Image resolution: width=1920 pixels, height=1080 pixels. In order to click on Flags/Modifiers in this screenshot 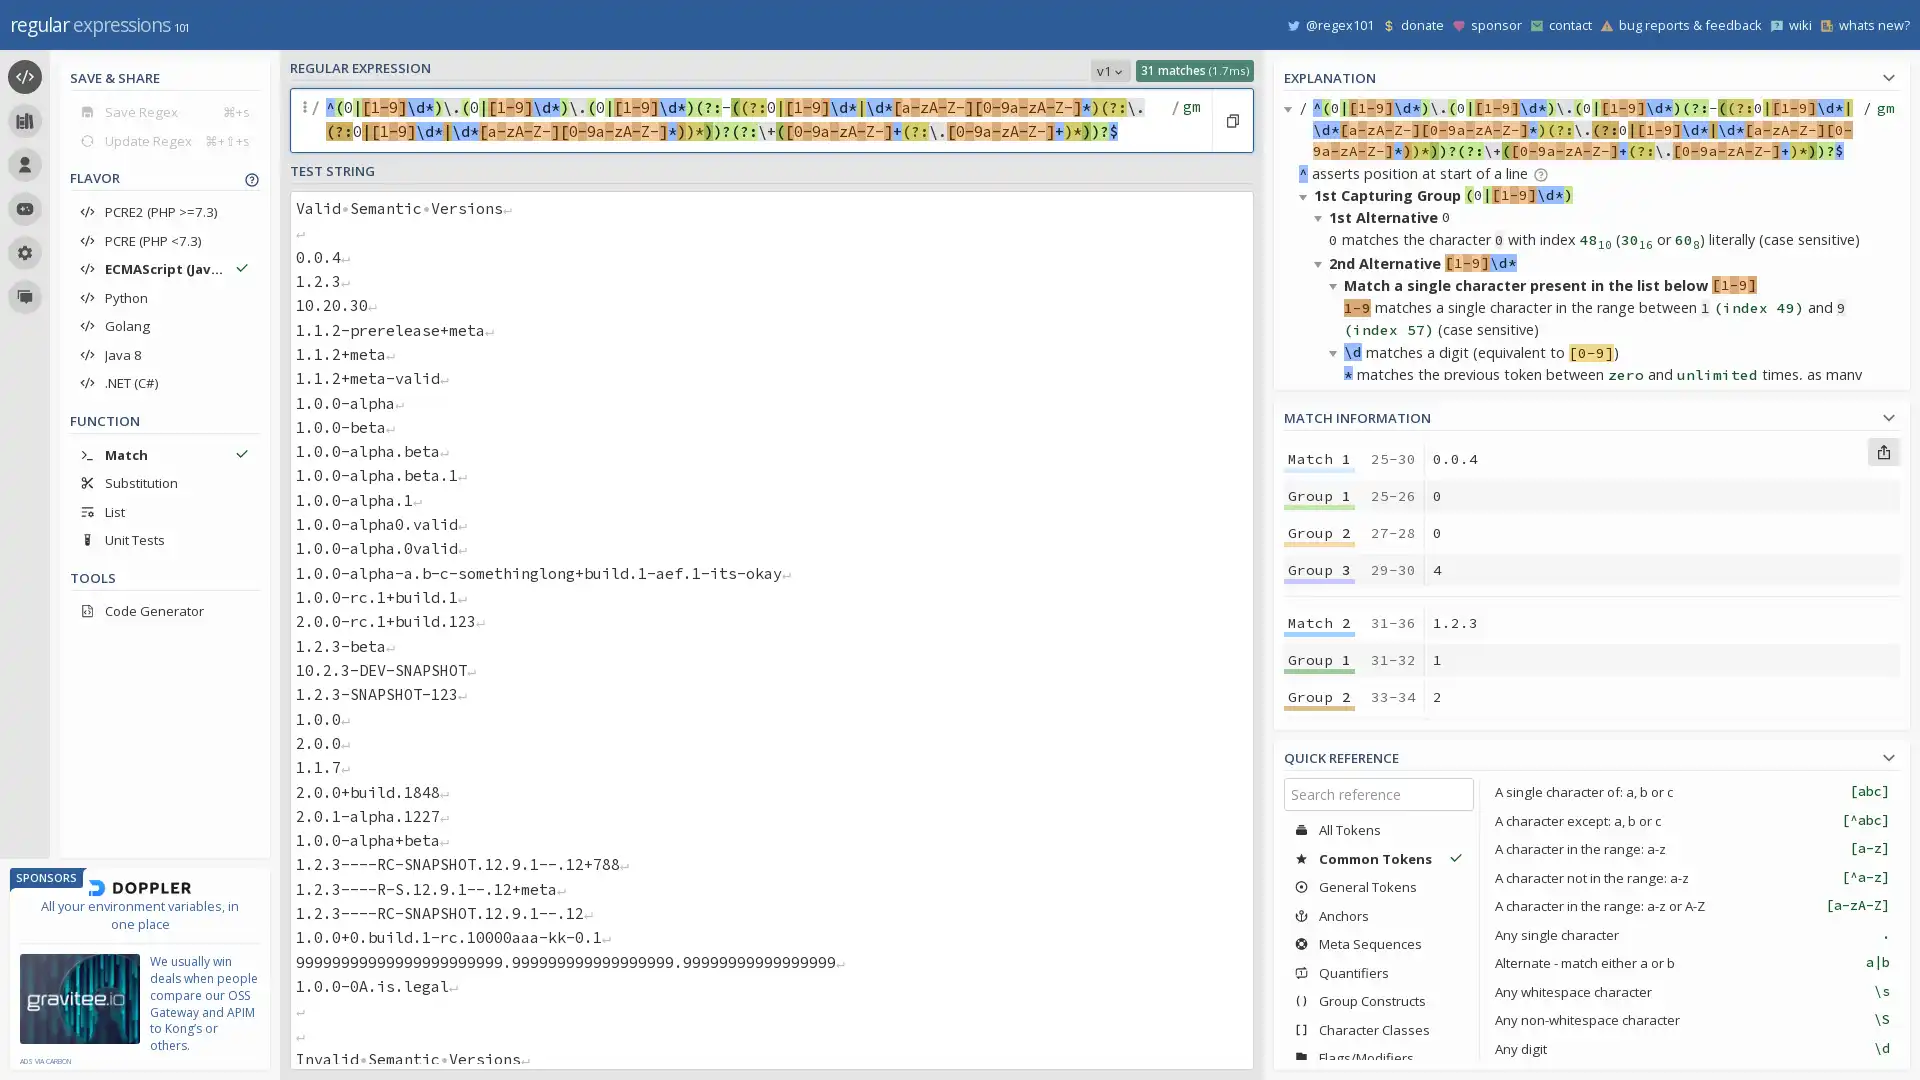, I will do `click(1377, 1056)`.